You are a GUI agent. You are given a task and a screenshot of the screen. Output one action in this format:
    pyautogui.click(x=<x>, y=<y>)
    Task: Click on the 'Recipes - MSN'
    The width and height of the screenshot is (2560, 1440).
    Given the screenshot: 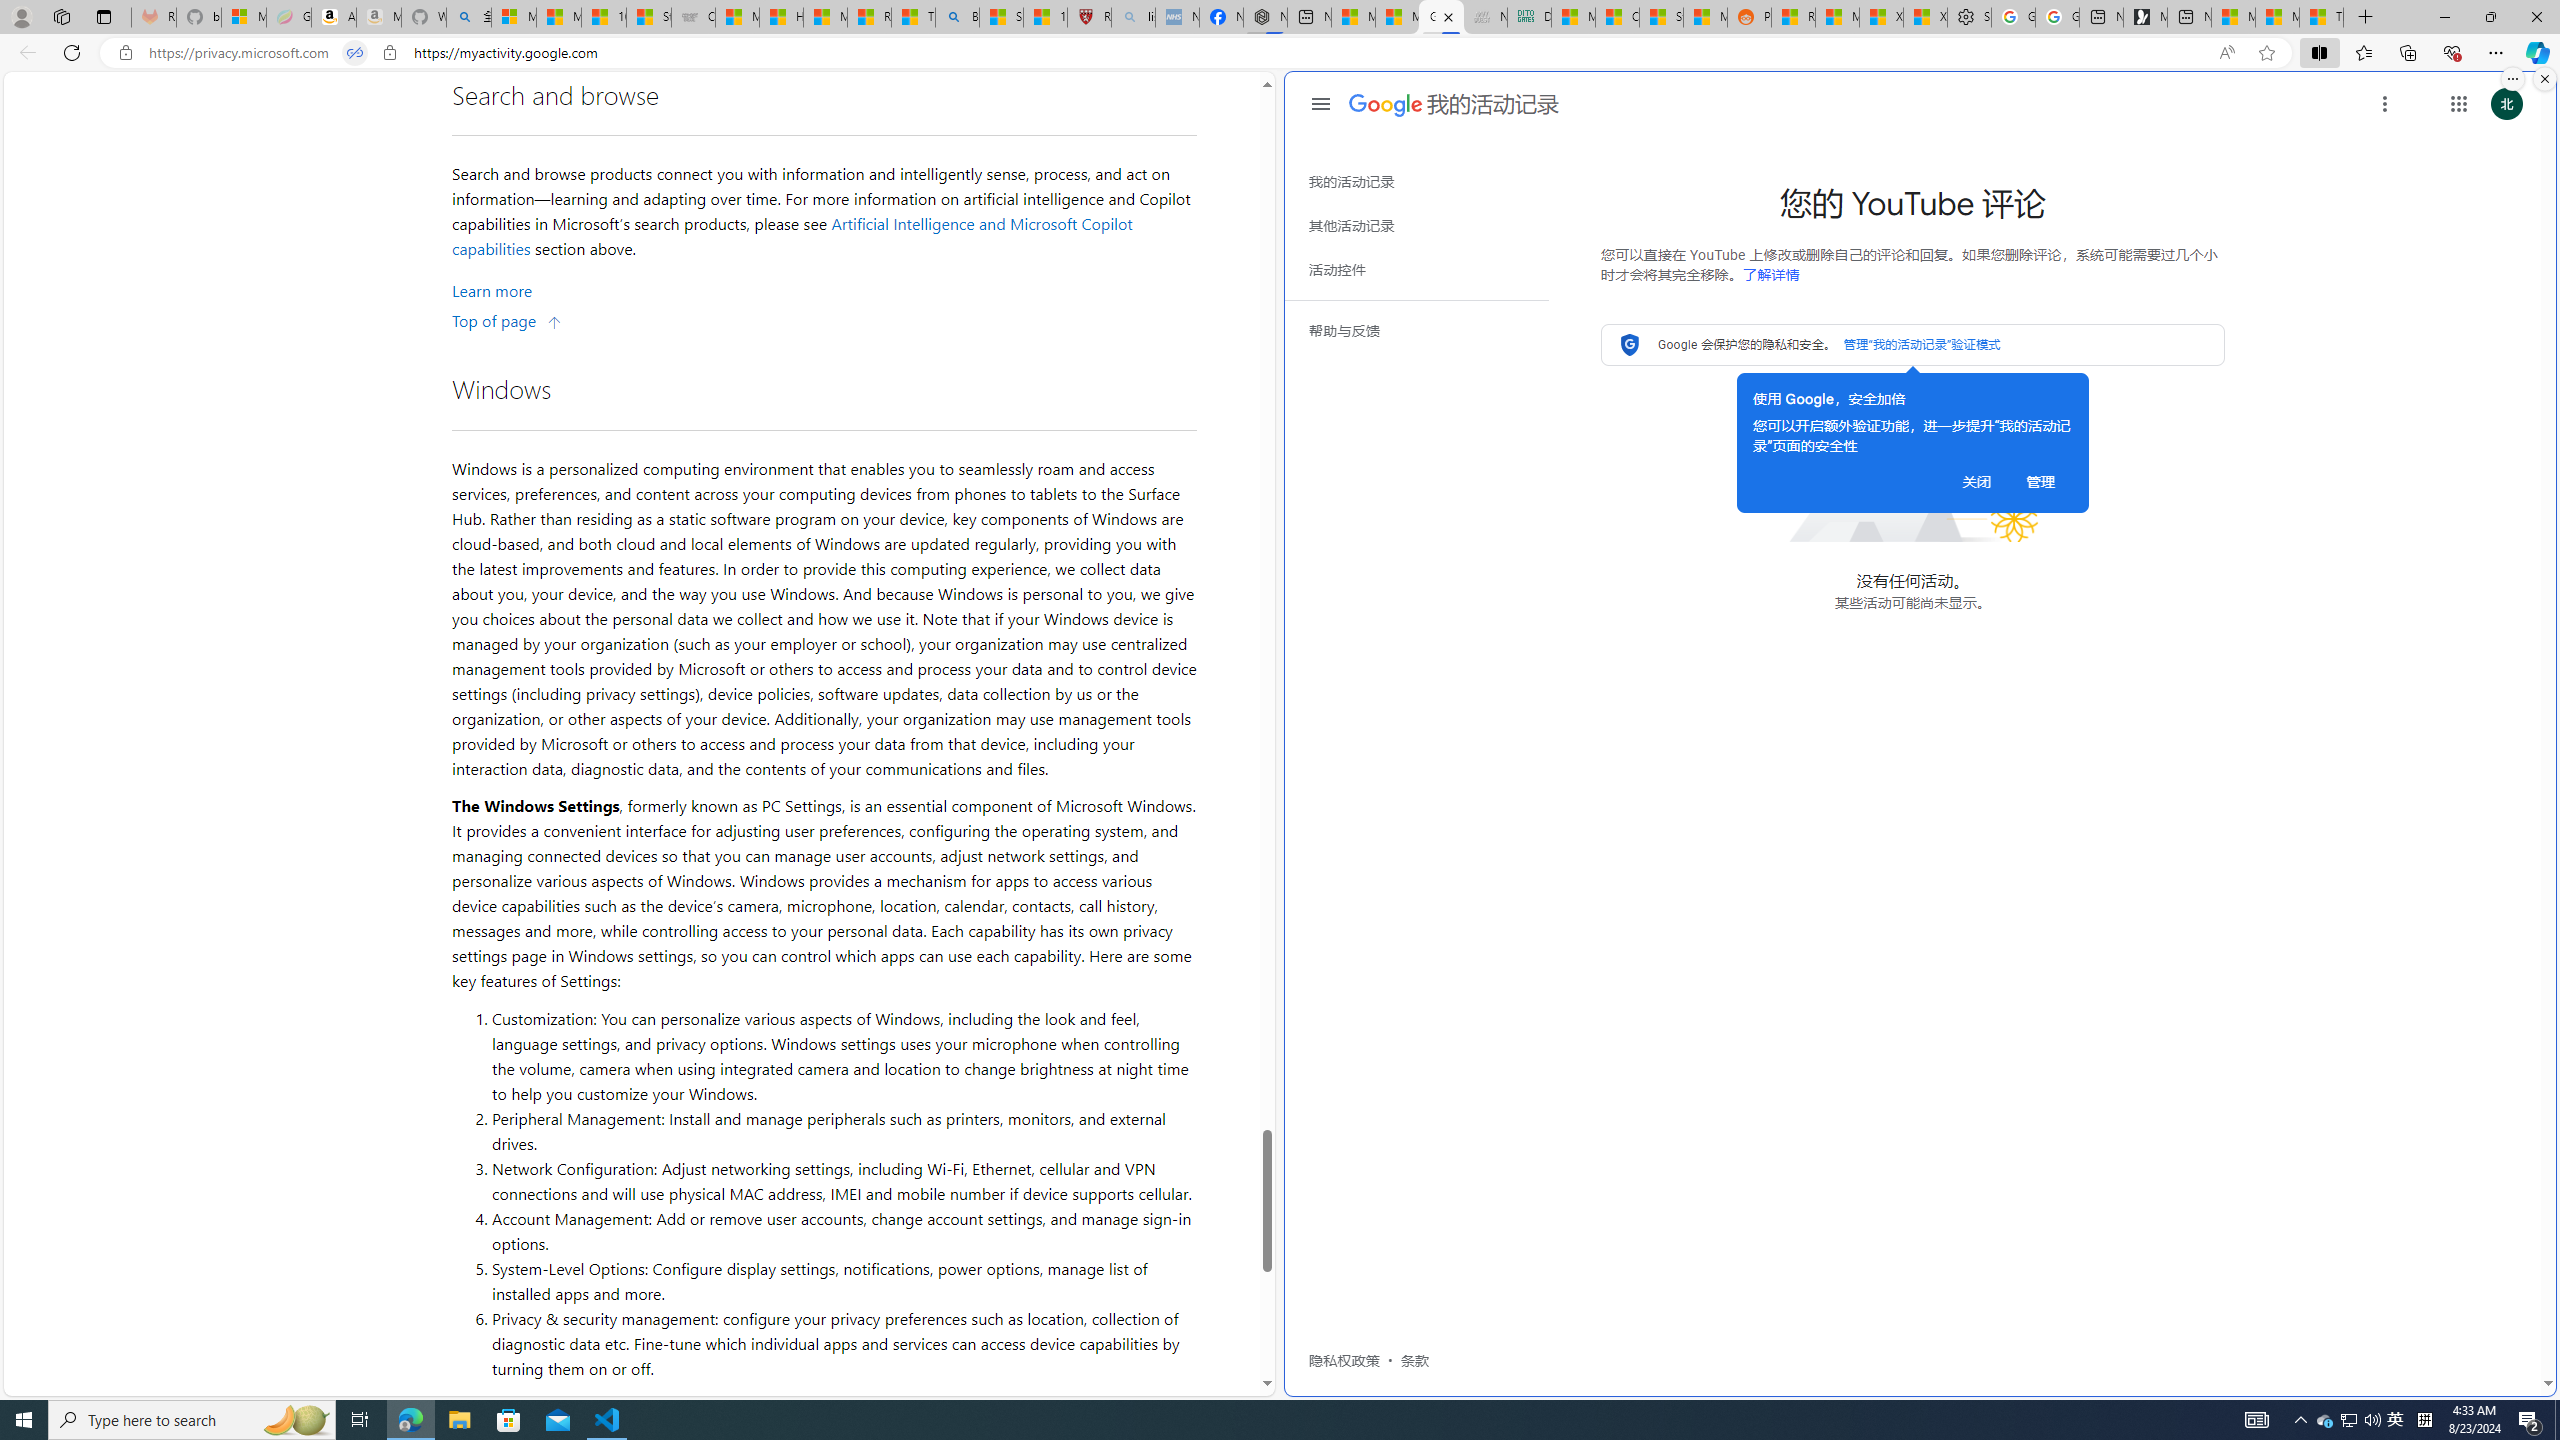 What is the action you would take?
    pyautogui.click(x=869, y=16)
    